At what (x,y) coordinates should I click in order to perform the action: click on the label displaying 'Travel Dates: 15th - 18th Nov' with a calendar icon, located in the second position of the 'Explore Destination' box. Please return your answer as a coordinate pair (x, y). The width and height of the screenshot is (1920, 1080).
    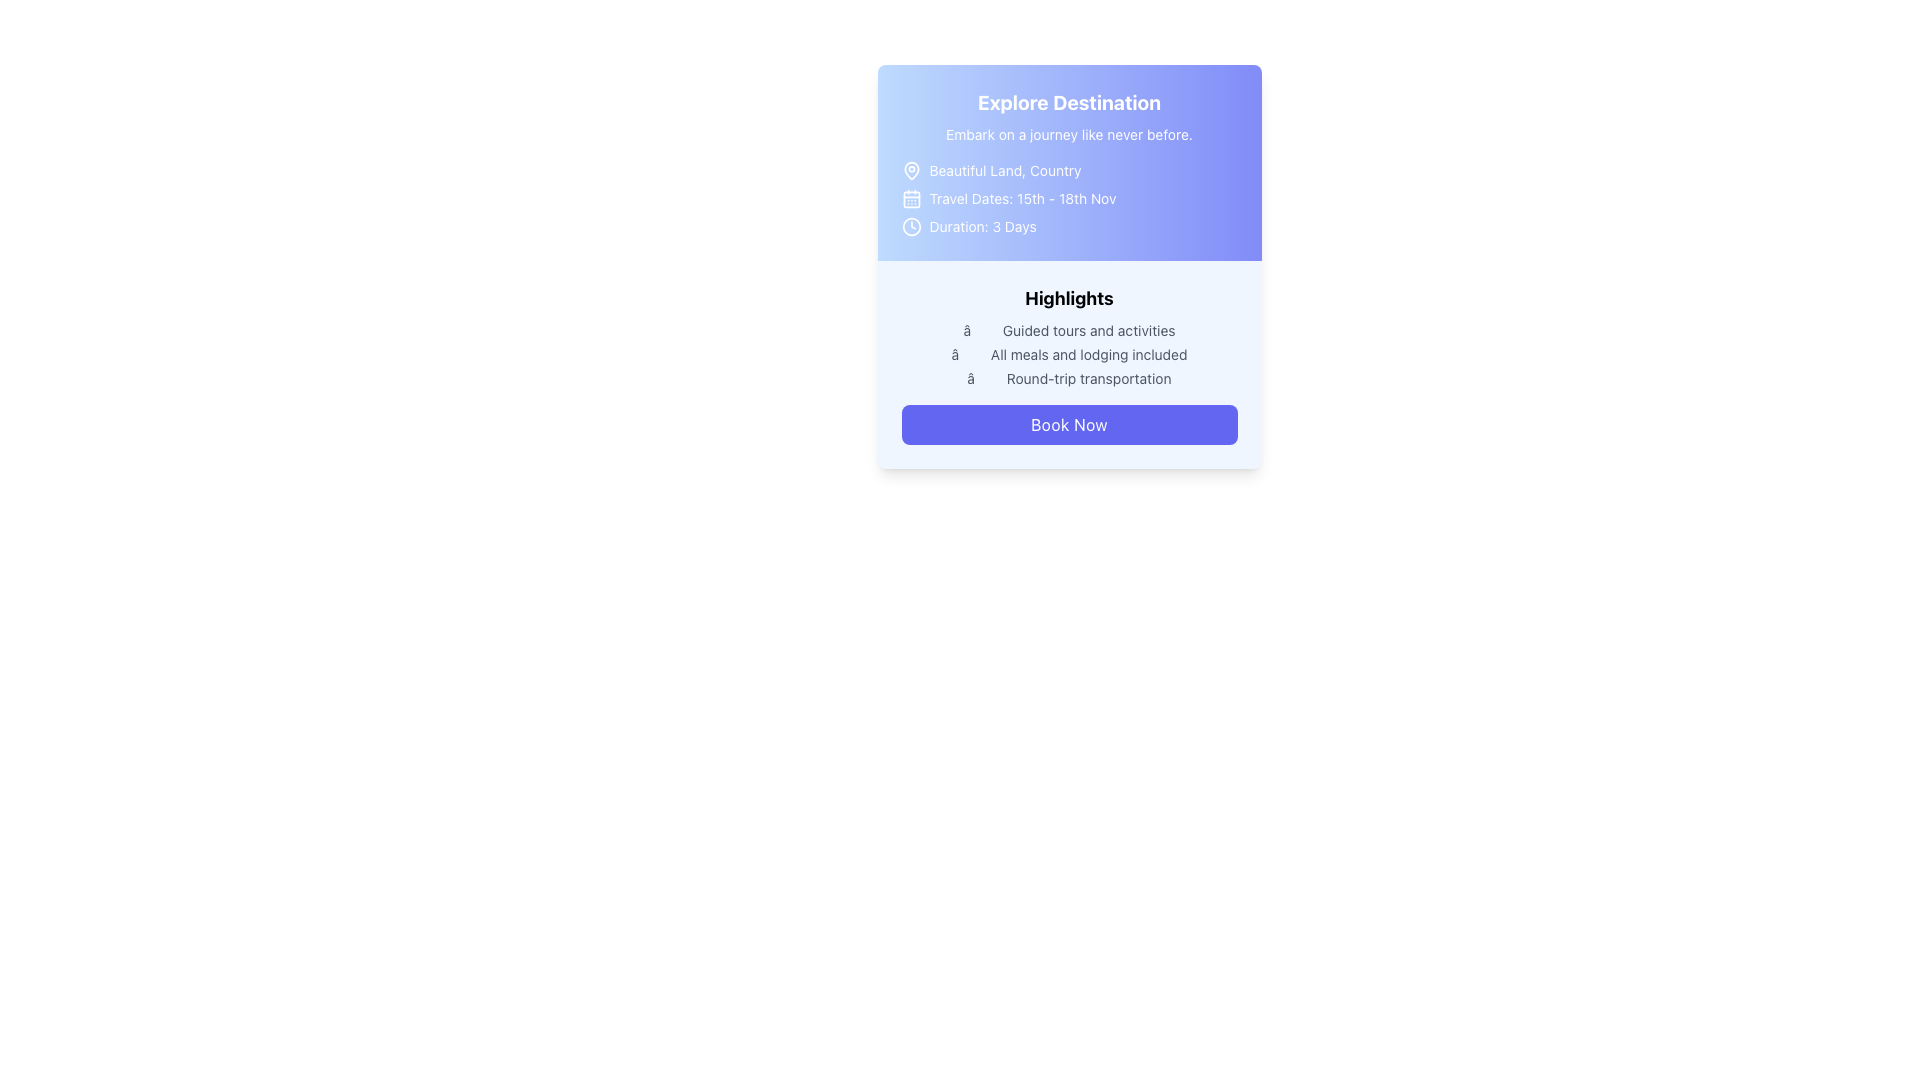
    Looking at the image, I should click on (1068, 199).